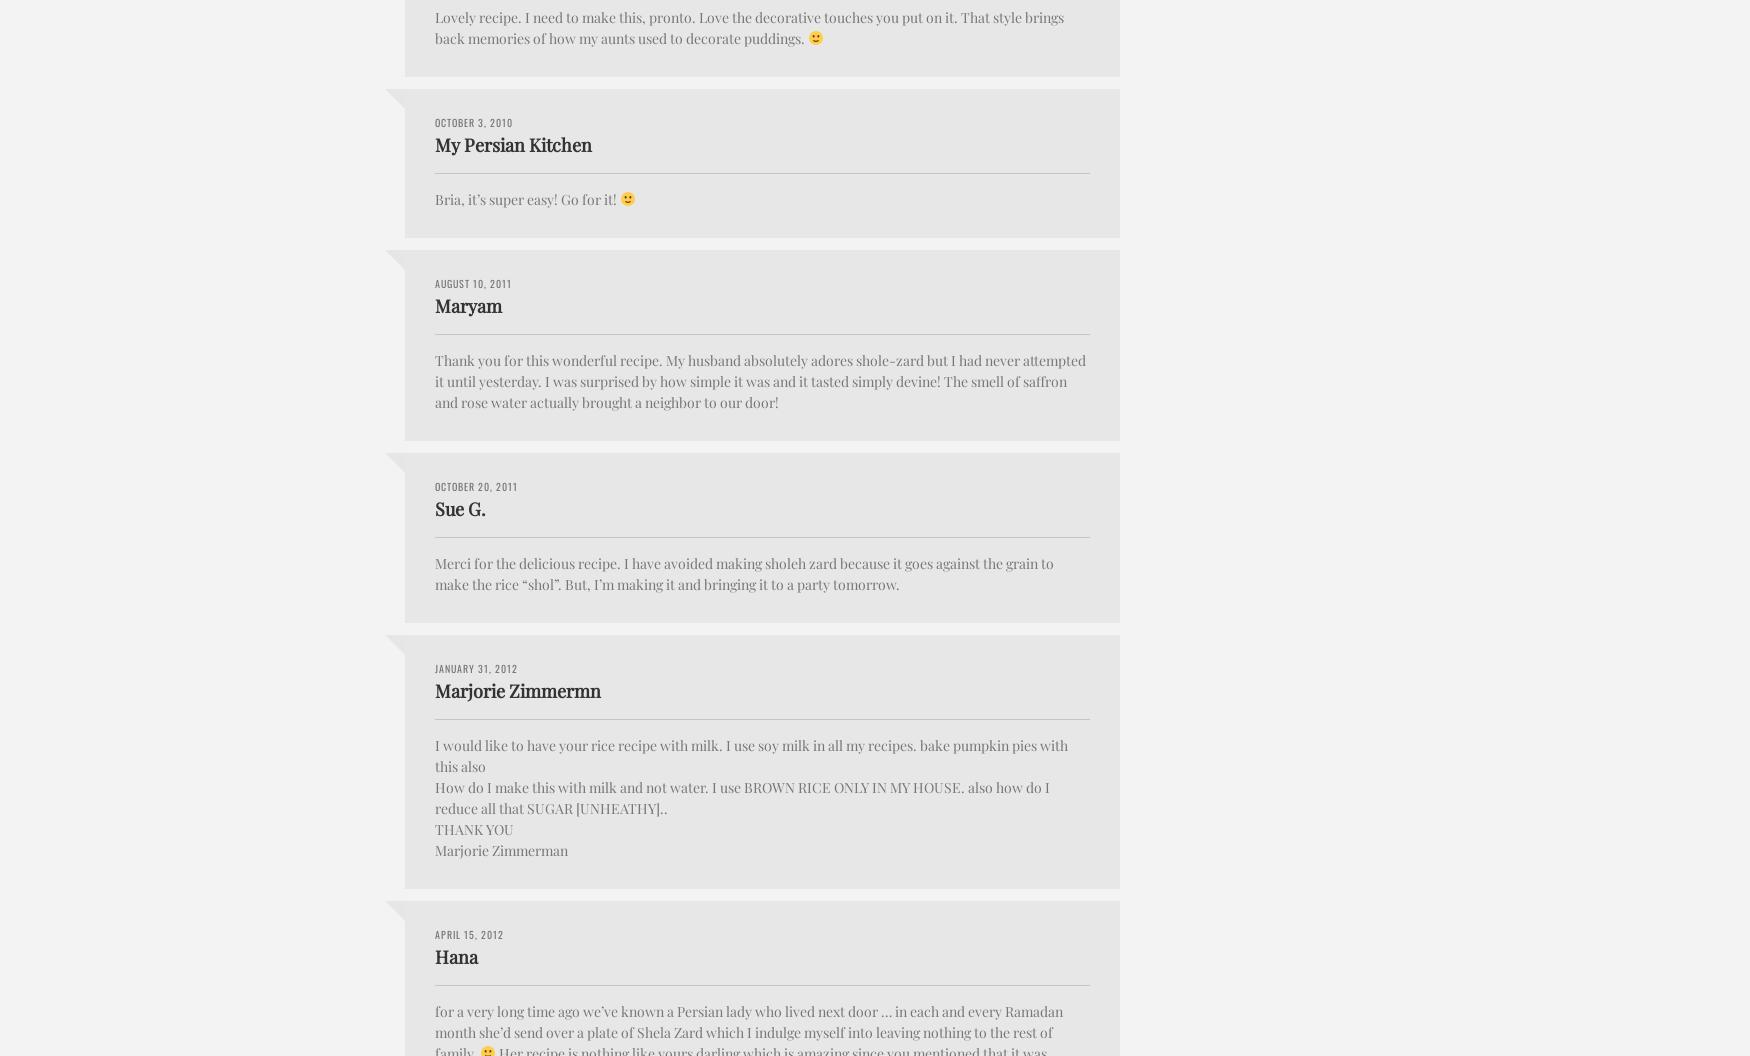 This screenshot has width=1750, height=1056. Describe the element at coordinates (474, 120) in the screenshot. I see `'October 3, 2010'` at that location.